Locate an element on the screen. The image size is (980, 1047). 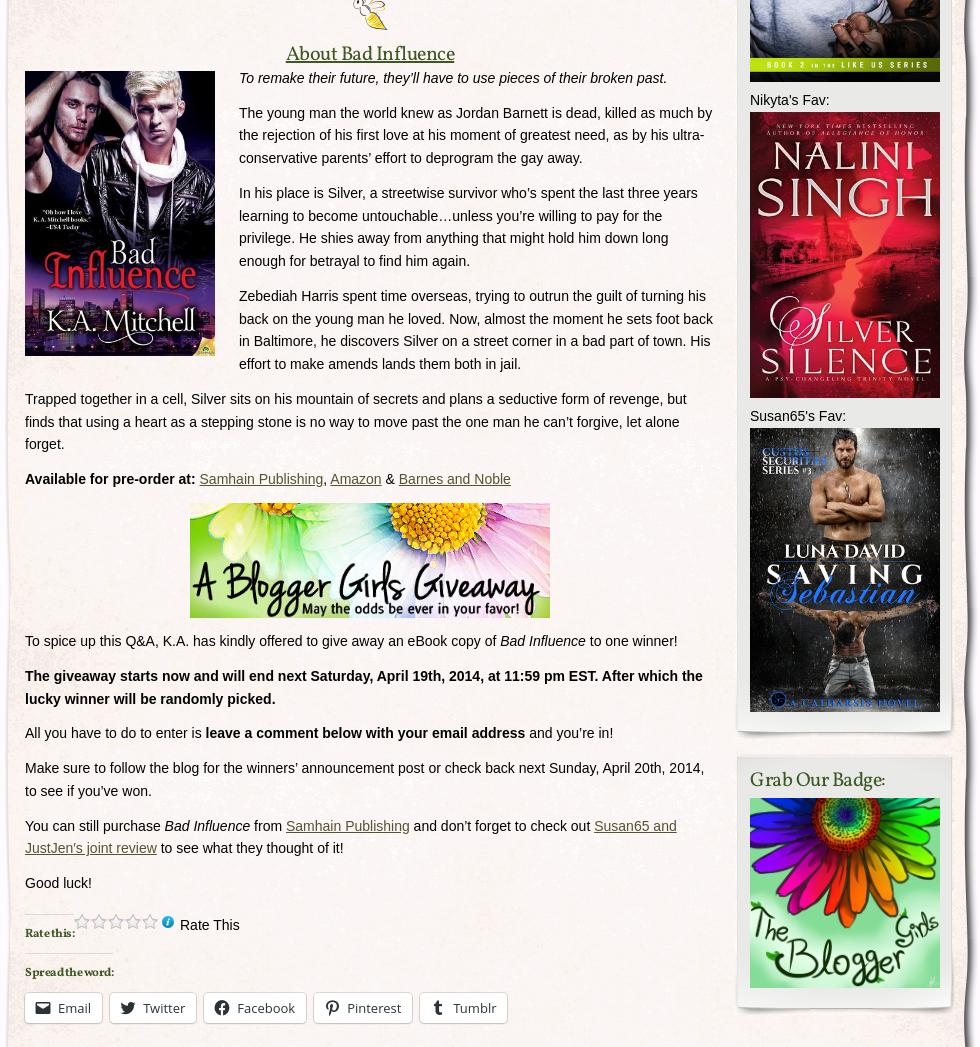
'Tumblr' is located at coordinates (474, 1007).